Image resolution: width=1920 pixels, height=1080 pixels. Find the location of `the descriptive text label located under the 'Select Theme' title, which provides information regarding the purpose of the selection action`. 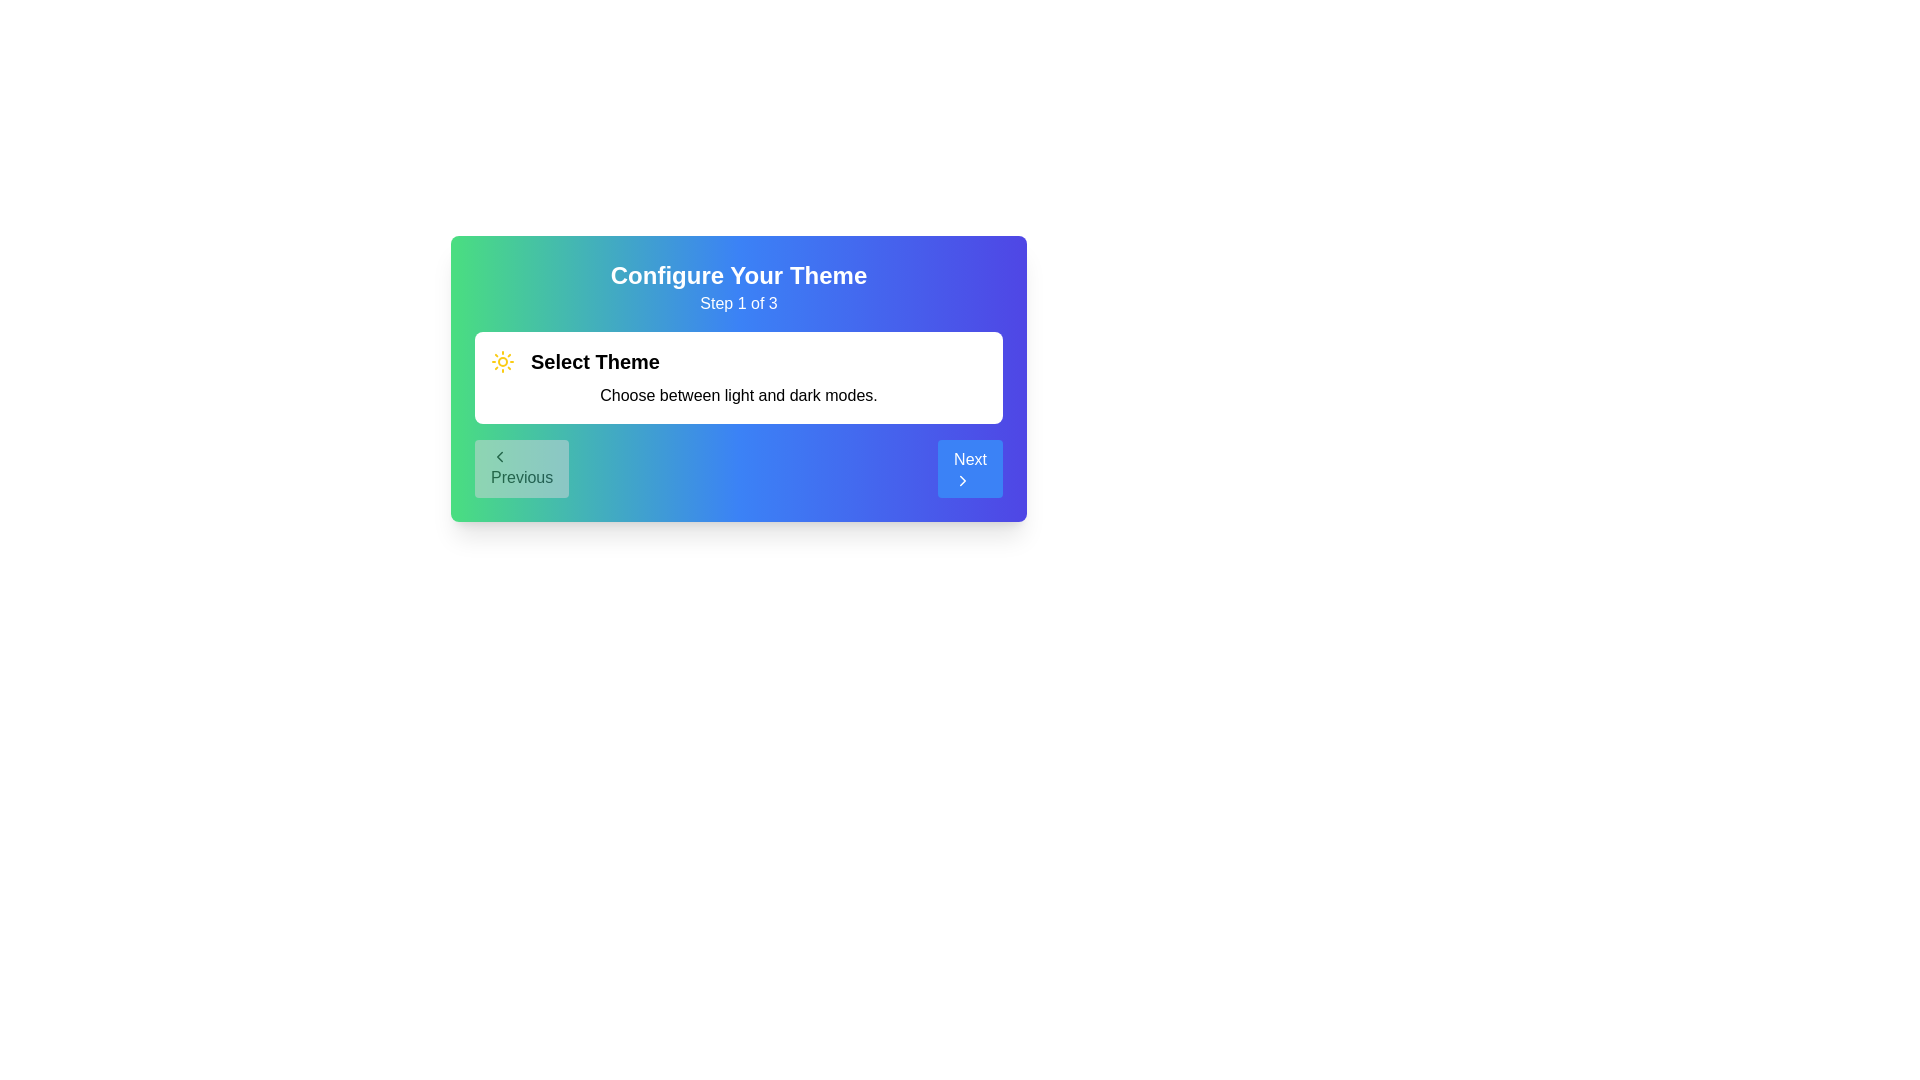

the descriptive text label located under the 'Select Theme' title, which provides information regarding the purpose of the selection action is located at coordinates (738, 396).